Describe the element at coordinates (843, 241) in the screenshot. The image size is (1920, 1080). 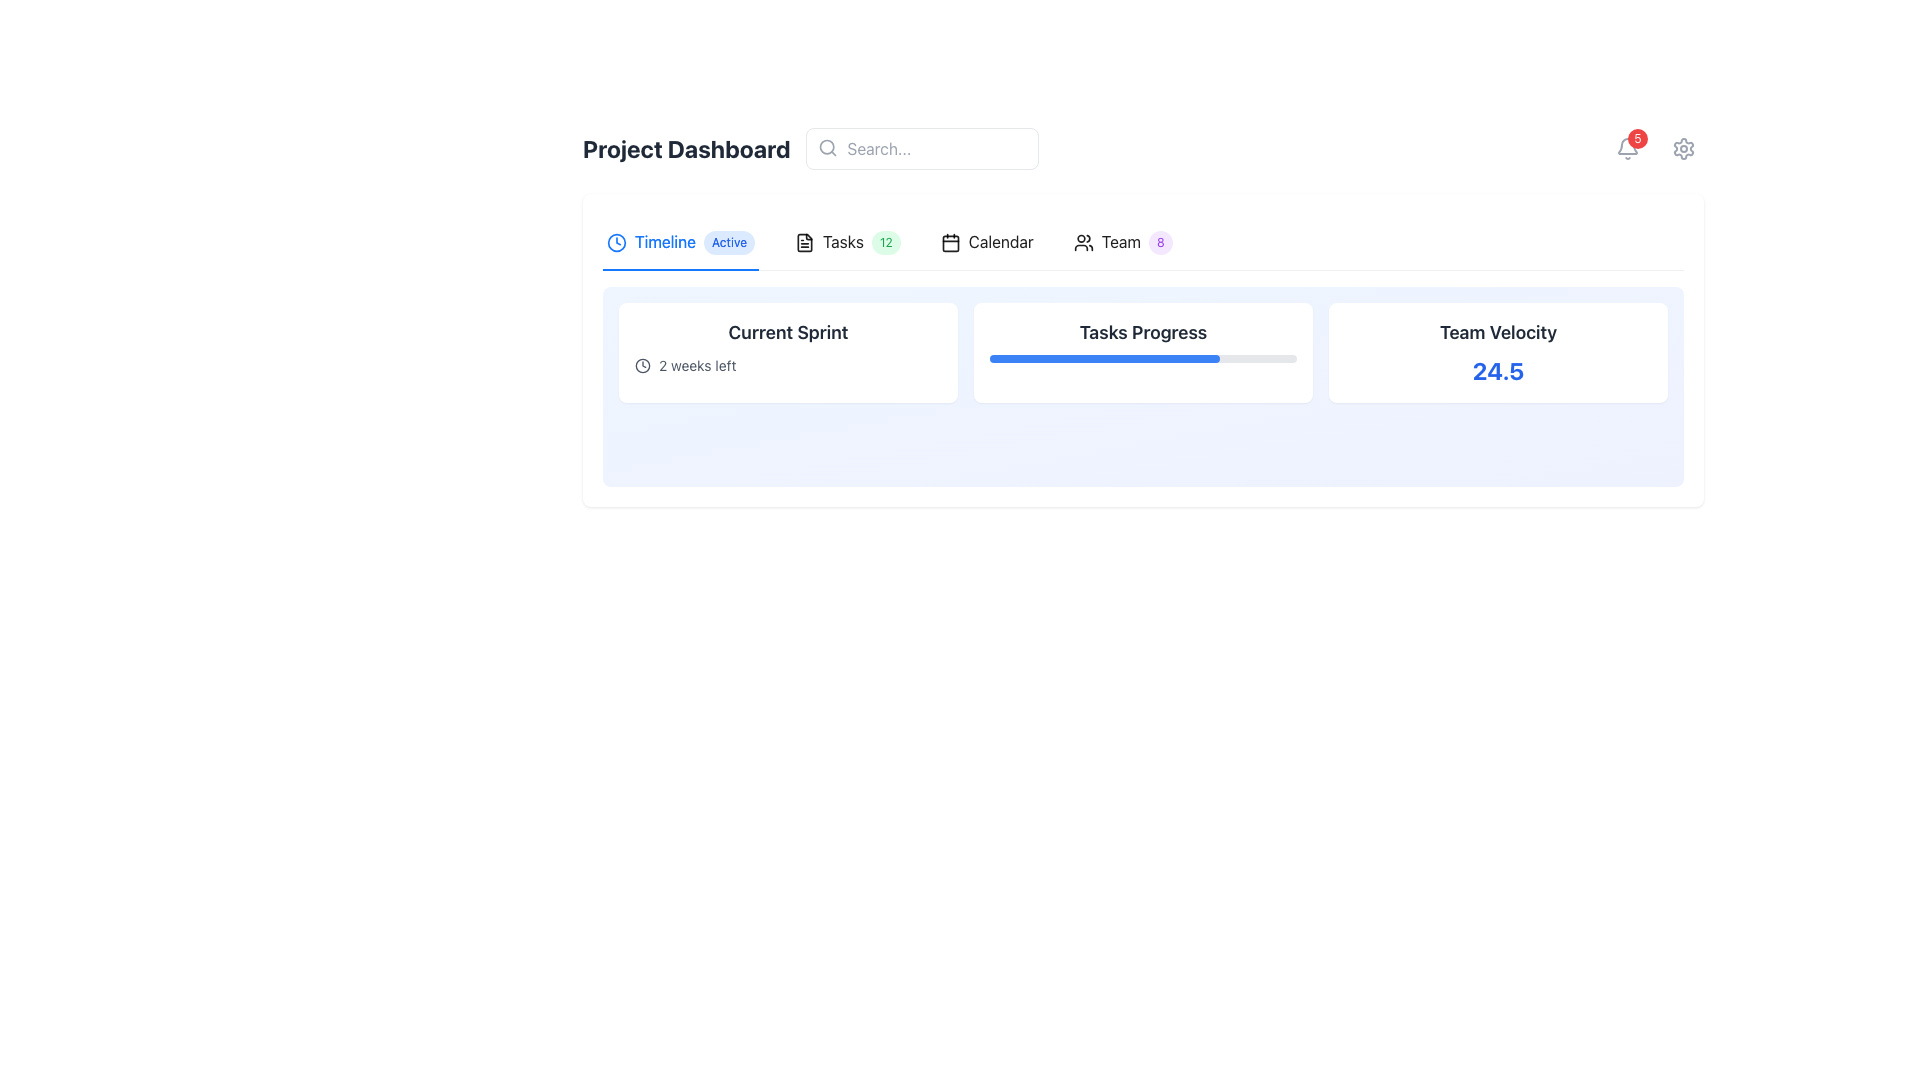
I see `text label displaying 'Tasks' located in the navigation bar, positioned between an icon and a badge with the number '12'` at that location.